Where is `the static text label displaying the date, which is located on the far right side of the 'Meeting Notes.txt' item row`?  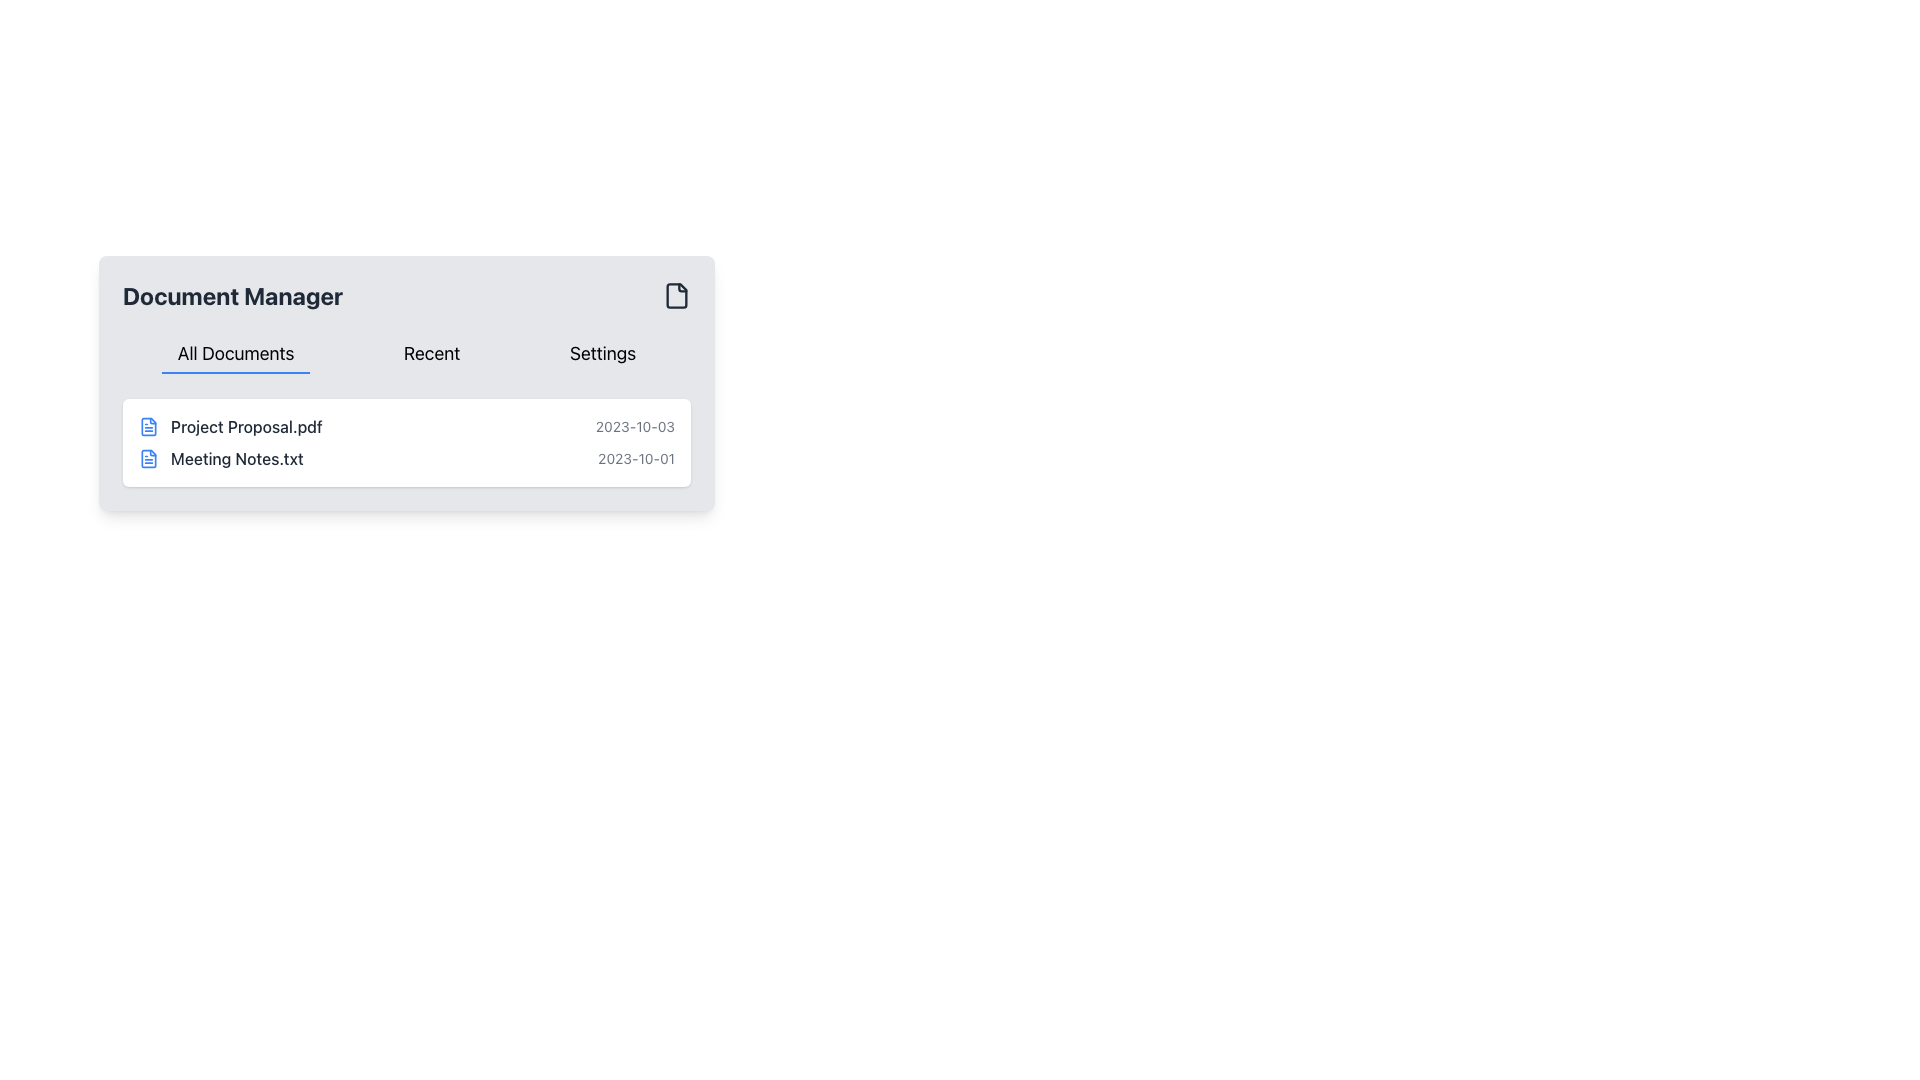 the static text label displaying the date, which is located on the far right side of the 'Meeting Notes.txt' item row is located at coordinates (635, 459).